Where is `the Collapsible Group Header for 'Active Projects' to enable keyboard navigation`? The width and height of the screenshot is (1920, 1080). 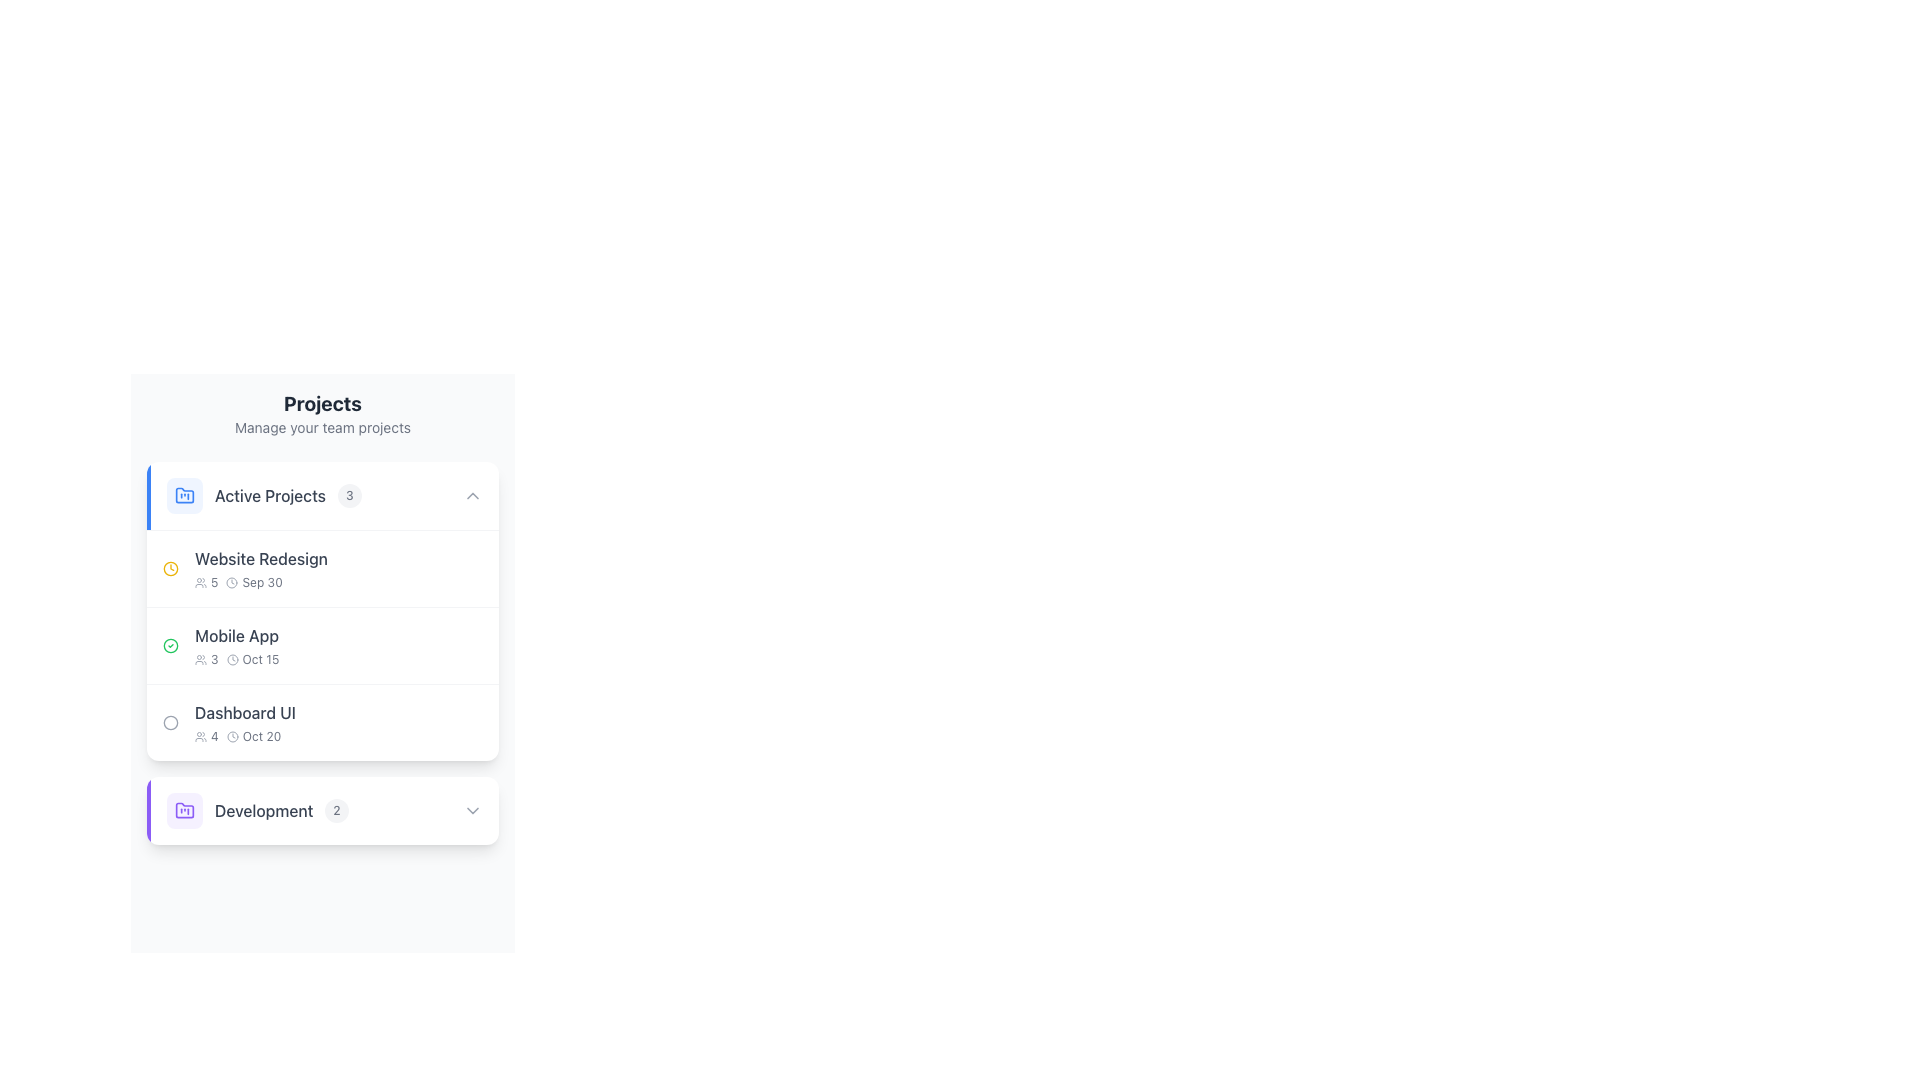
the Collapsible Group Header for 'Active Projects' to enable keyboard navigation is located at coordinates (322, 495).